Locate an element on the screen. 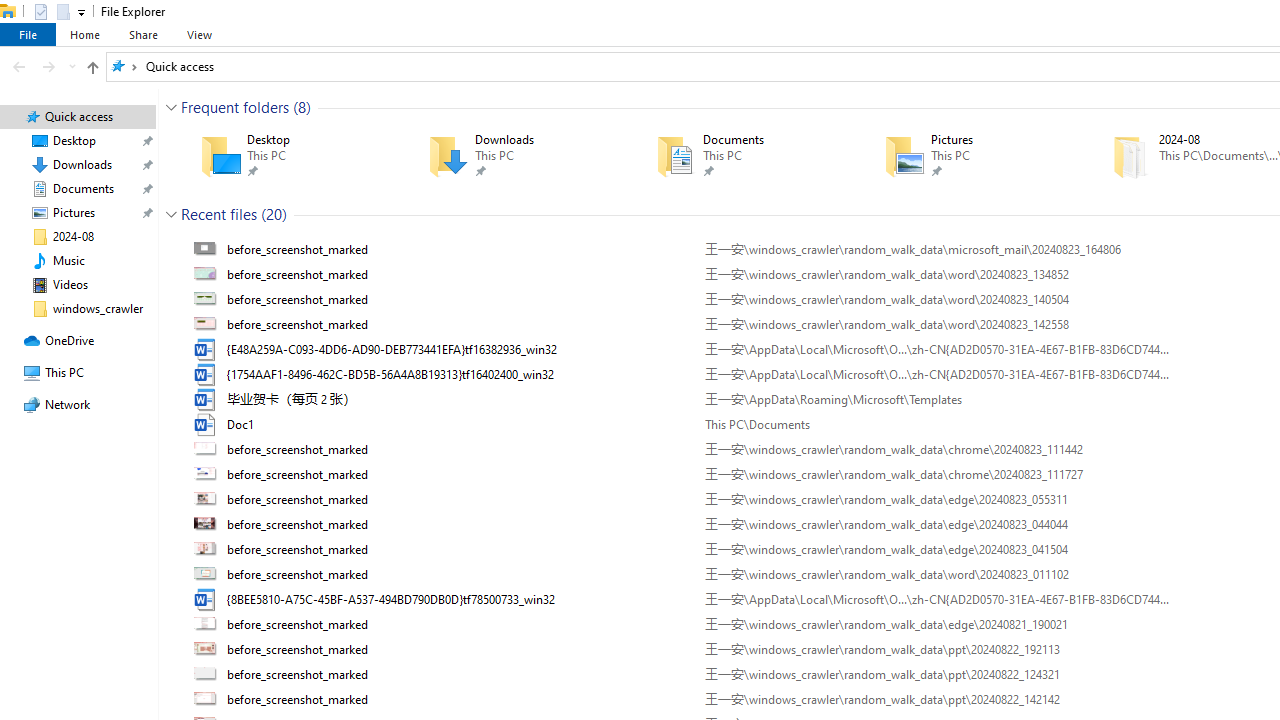  'Up band toolbar' is located at coordinates (91, 69).